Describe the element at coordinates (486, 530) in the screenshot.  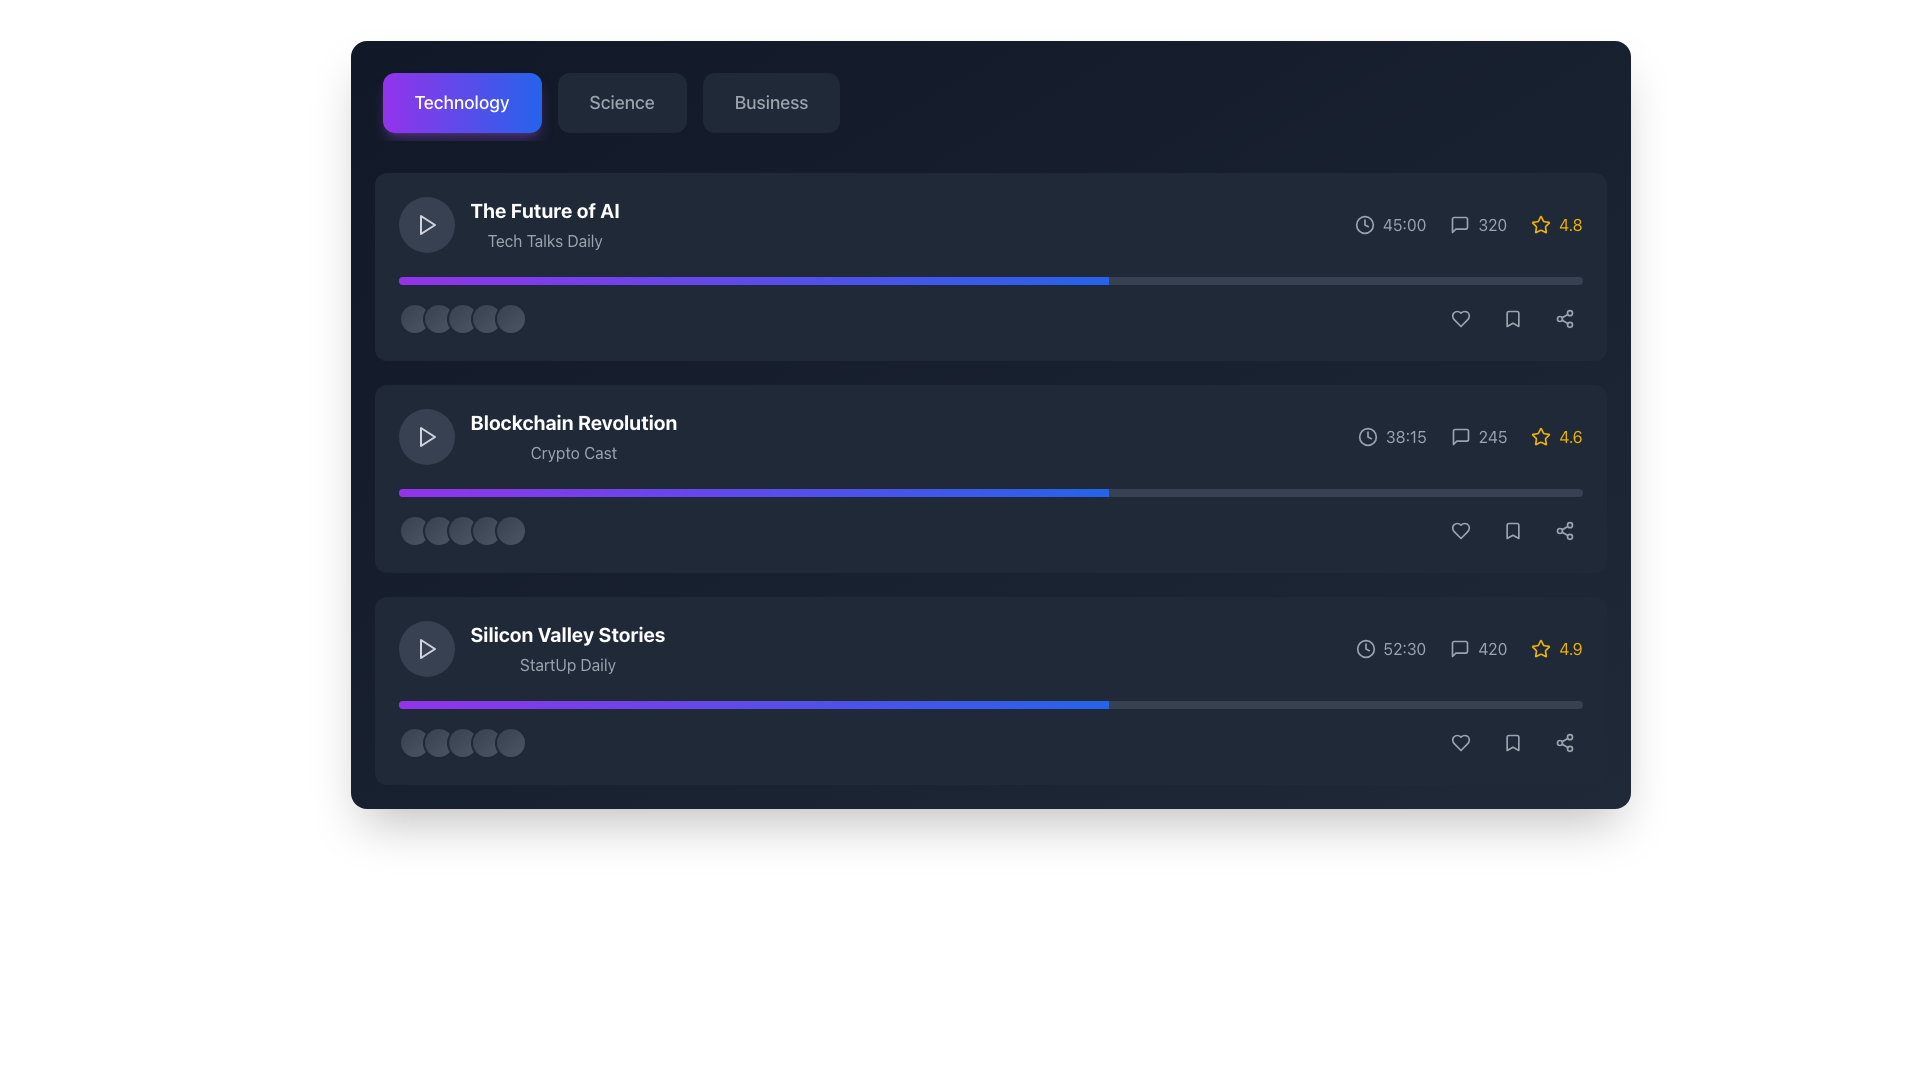
I see `the fourth circular progress indicator under the 'Blockchain Revolution' podcast to interact with it` at that location.